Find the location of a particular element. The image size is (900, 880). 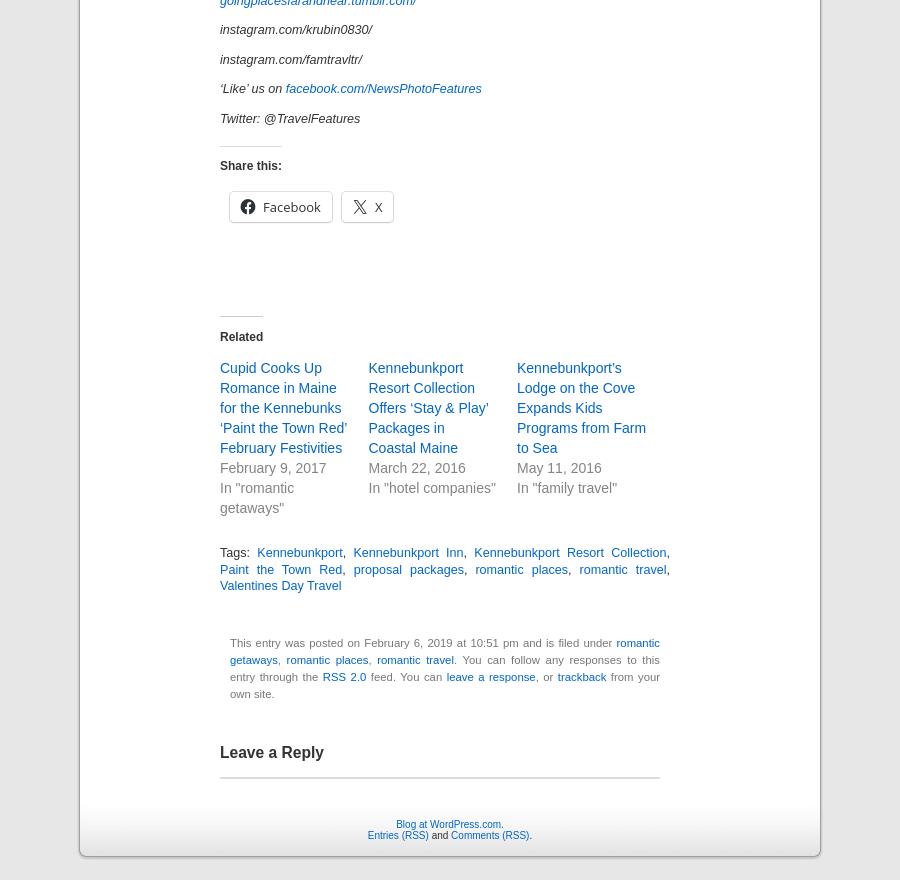

'from your own site.' is located at coordinates (444, 684).